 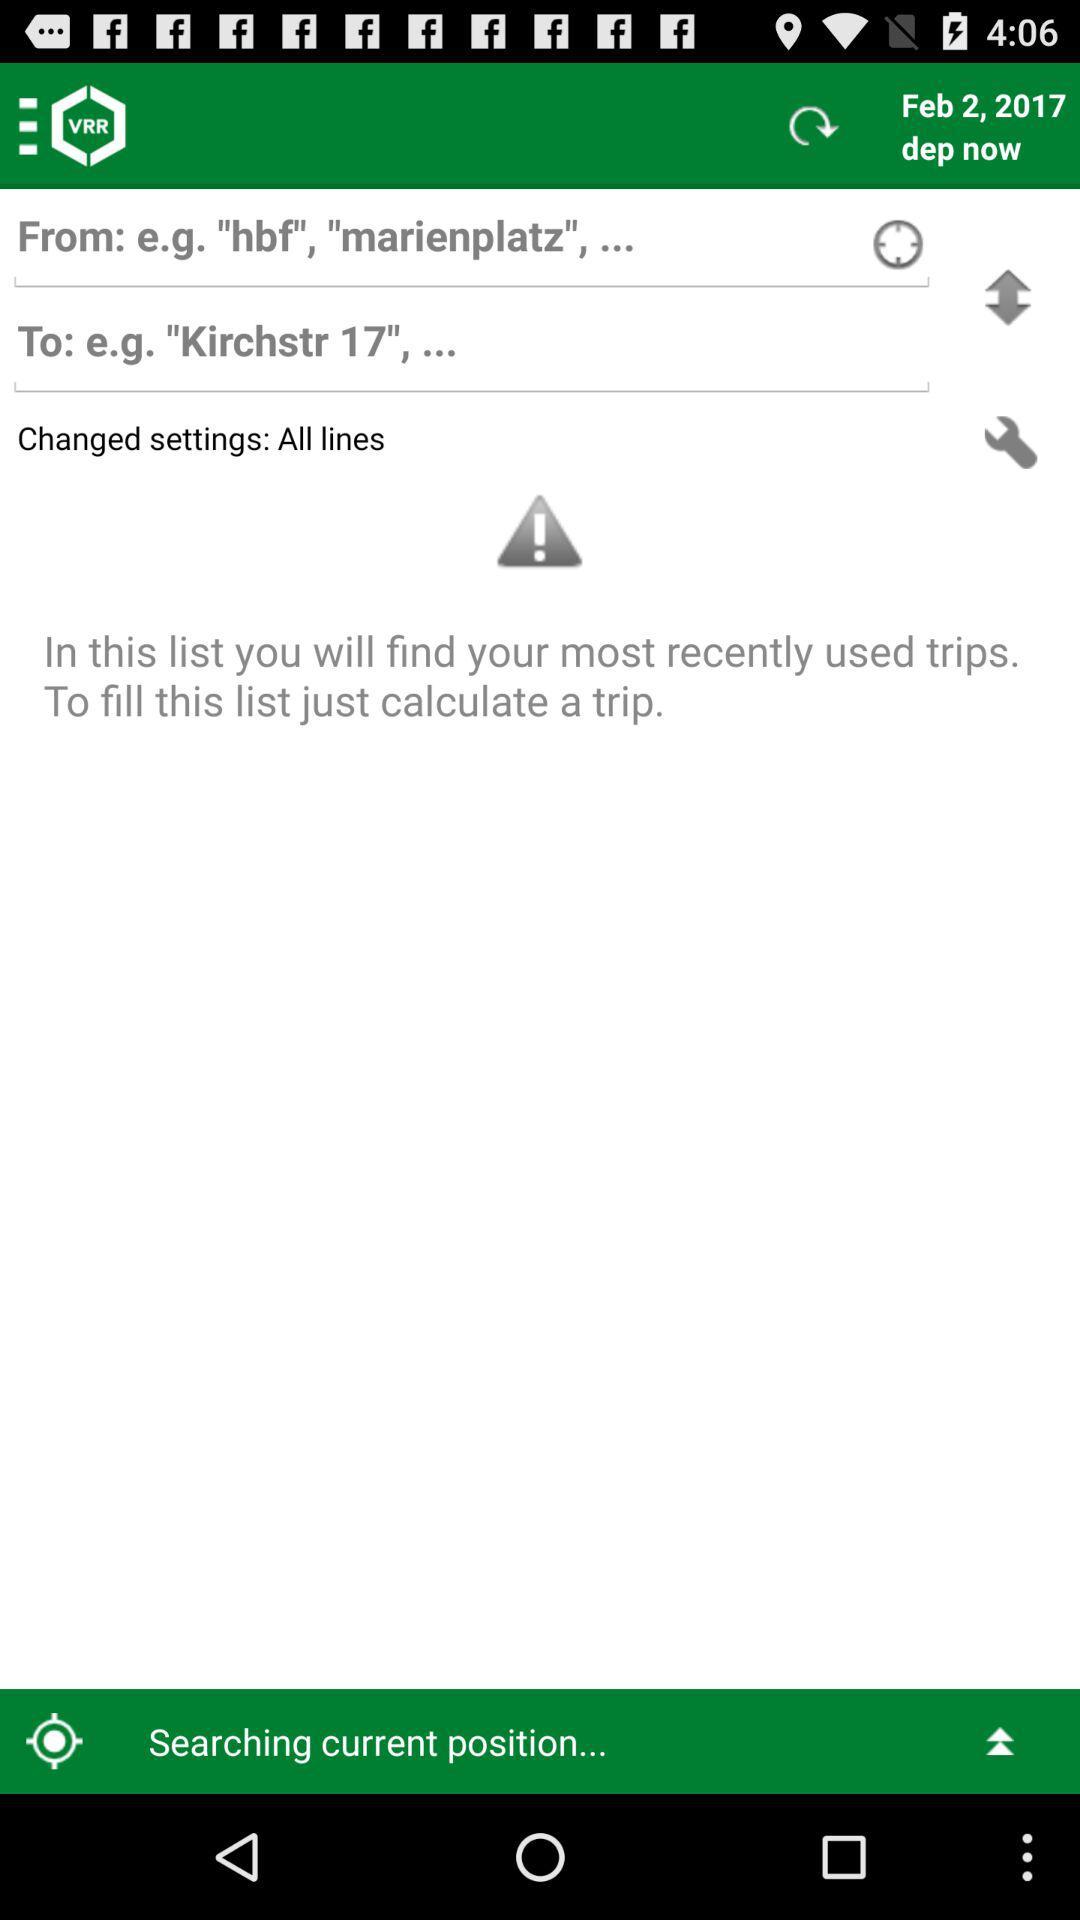 I want to click on bar to set destination, so click(x=471, y=350).